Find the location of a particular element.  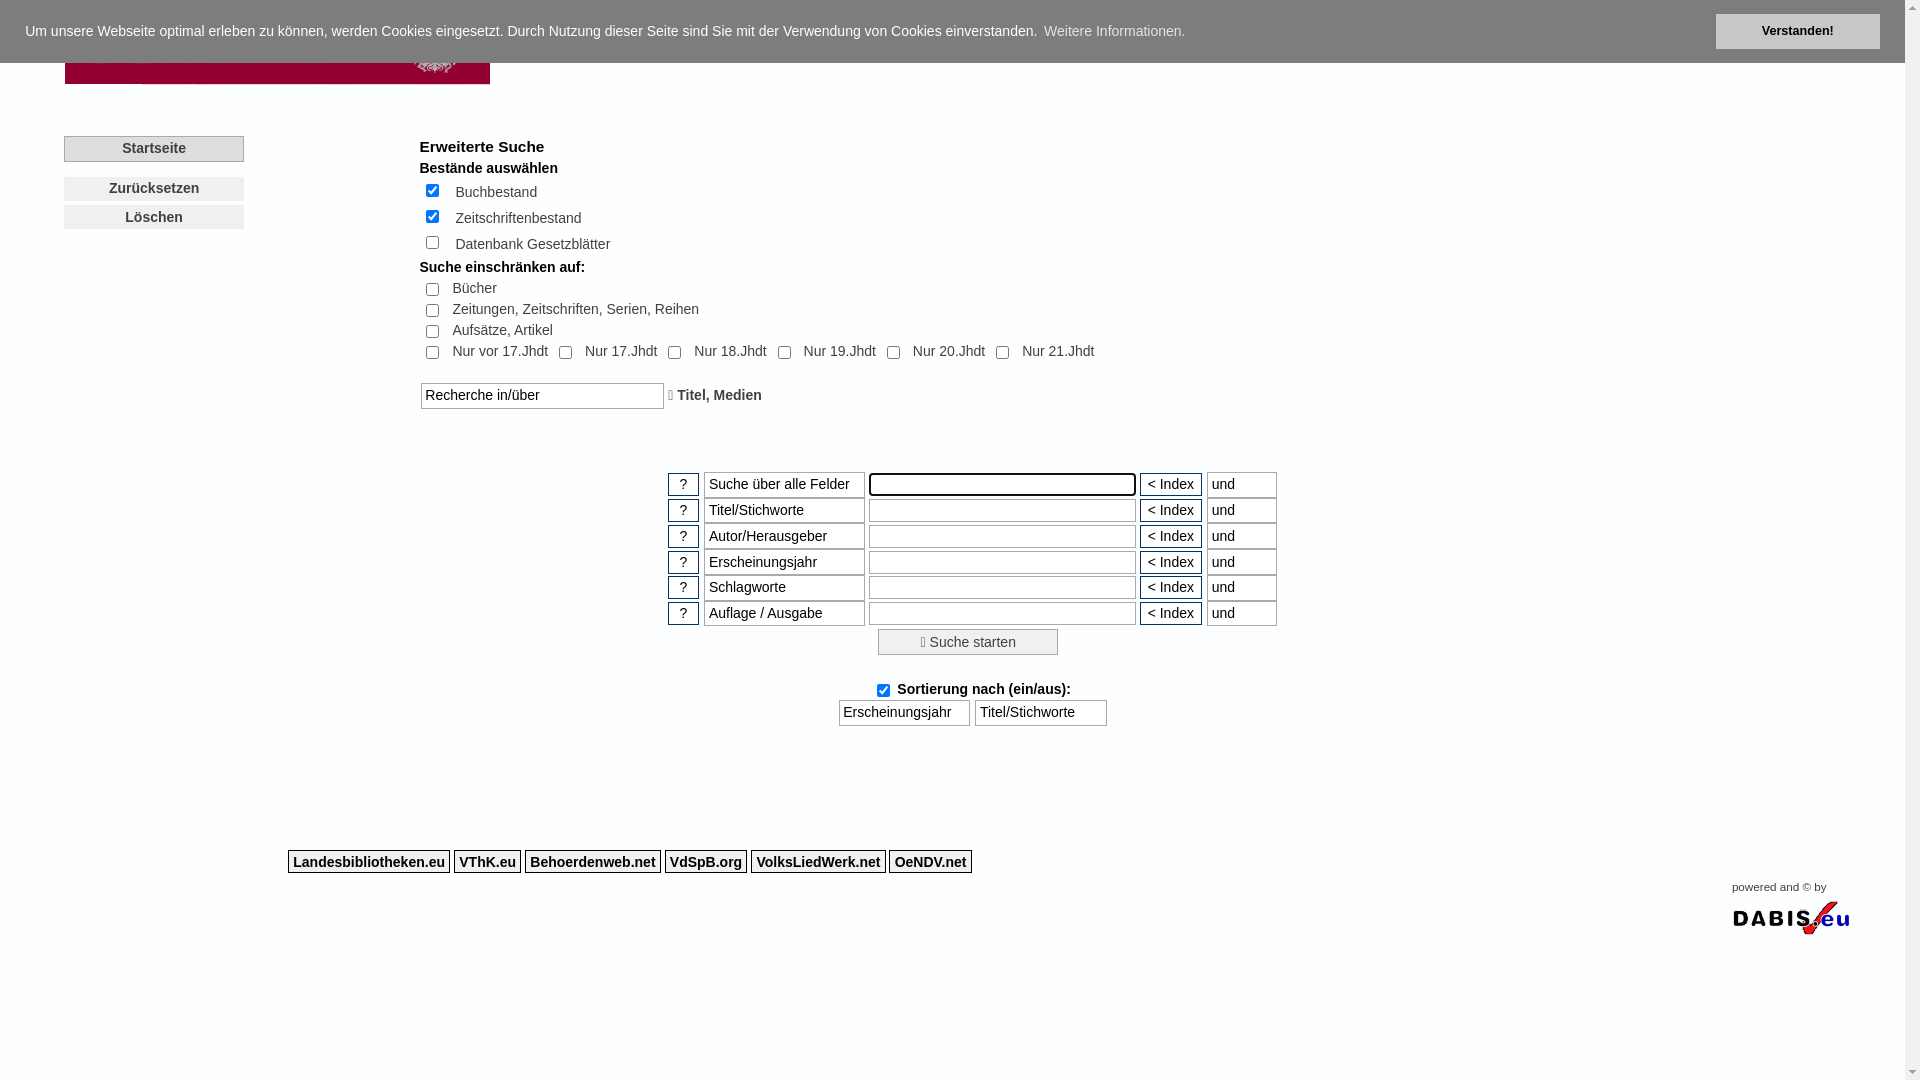

'Verstanden!' is located at coordinates (1798, 31).